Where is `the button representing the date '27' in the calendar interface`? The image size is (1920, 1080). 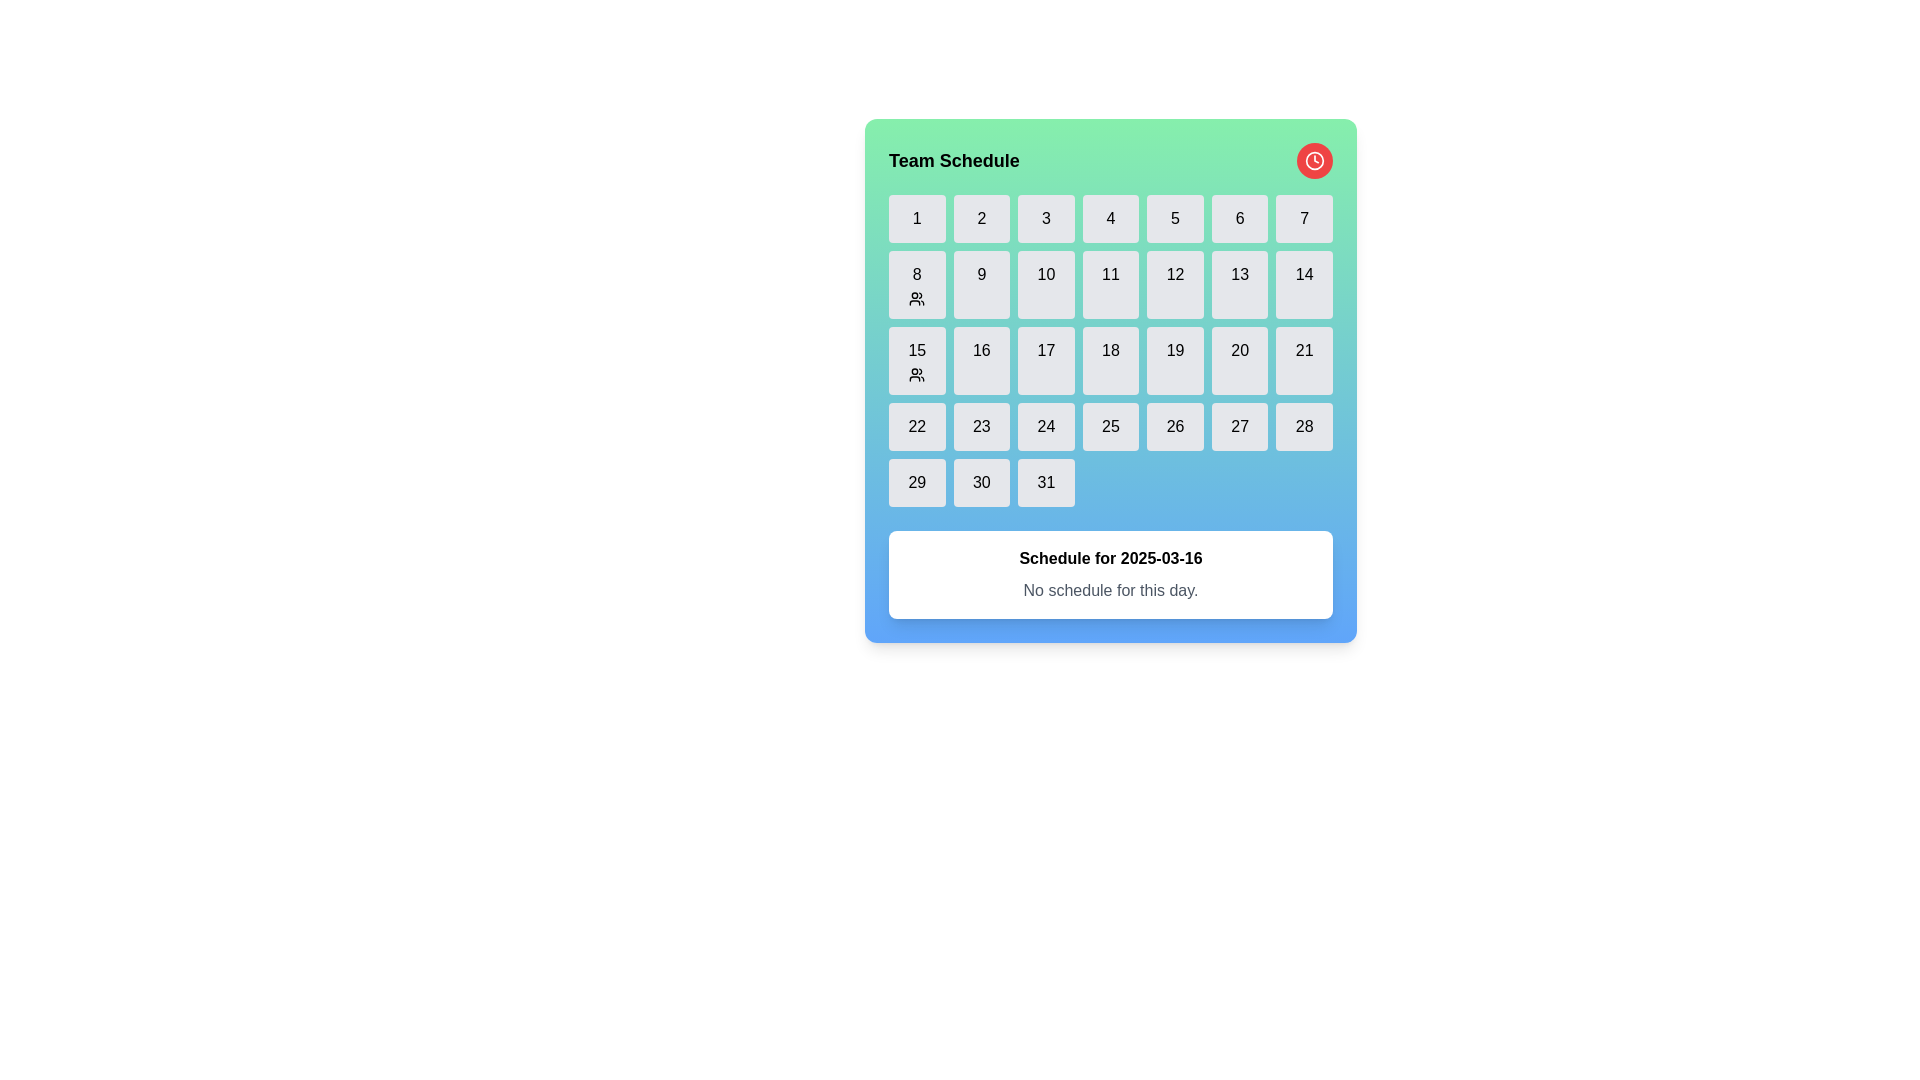 the button representing the date '27' in the calendar interface is located at coordinates (1239, 426).